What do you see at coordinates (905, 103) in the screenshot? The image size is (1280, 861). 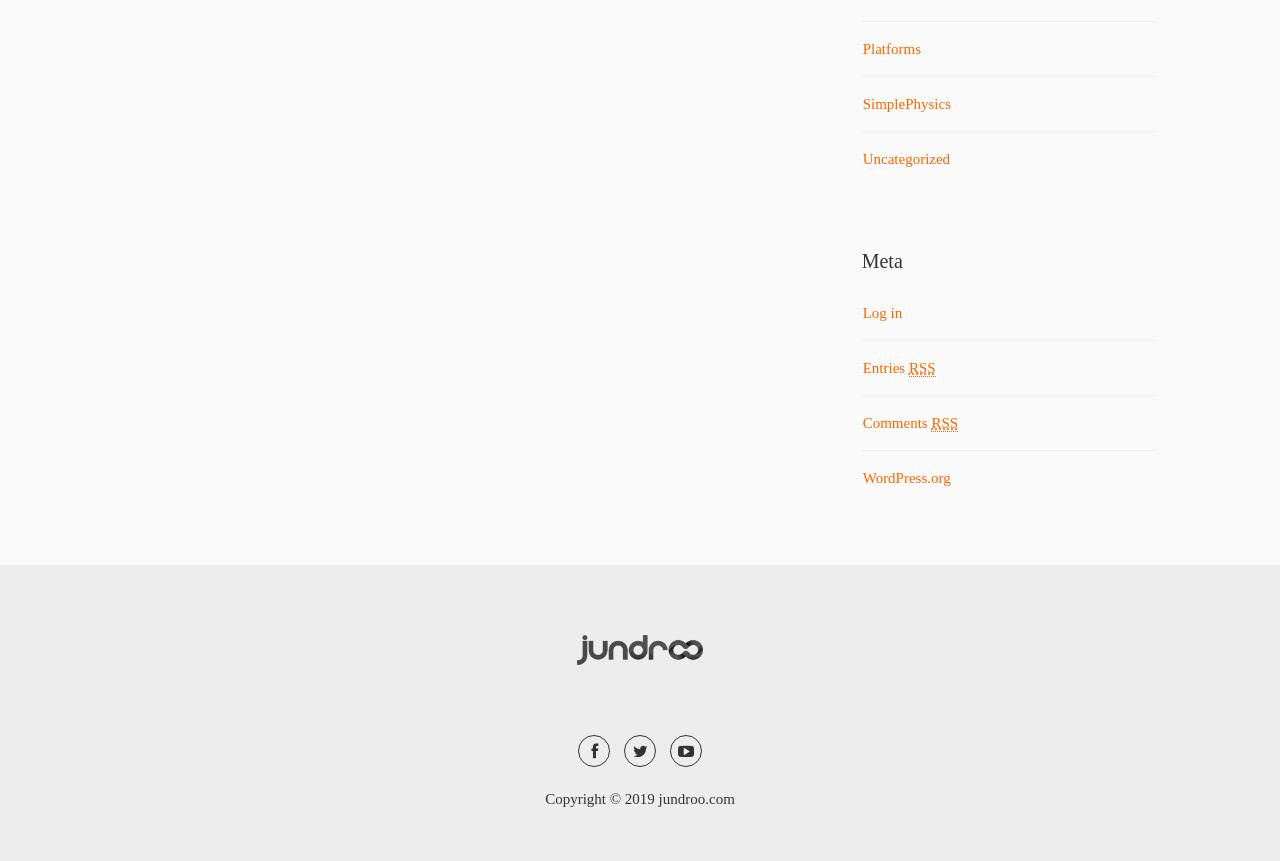 I see `'SimplePhysics'` at bounding box center [905, 103].